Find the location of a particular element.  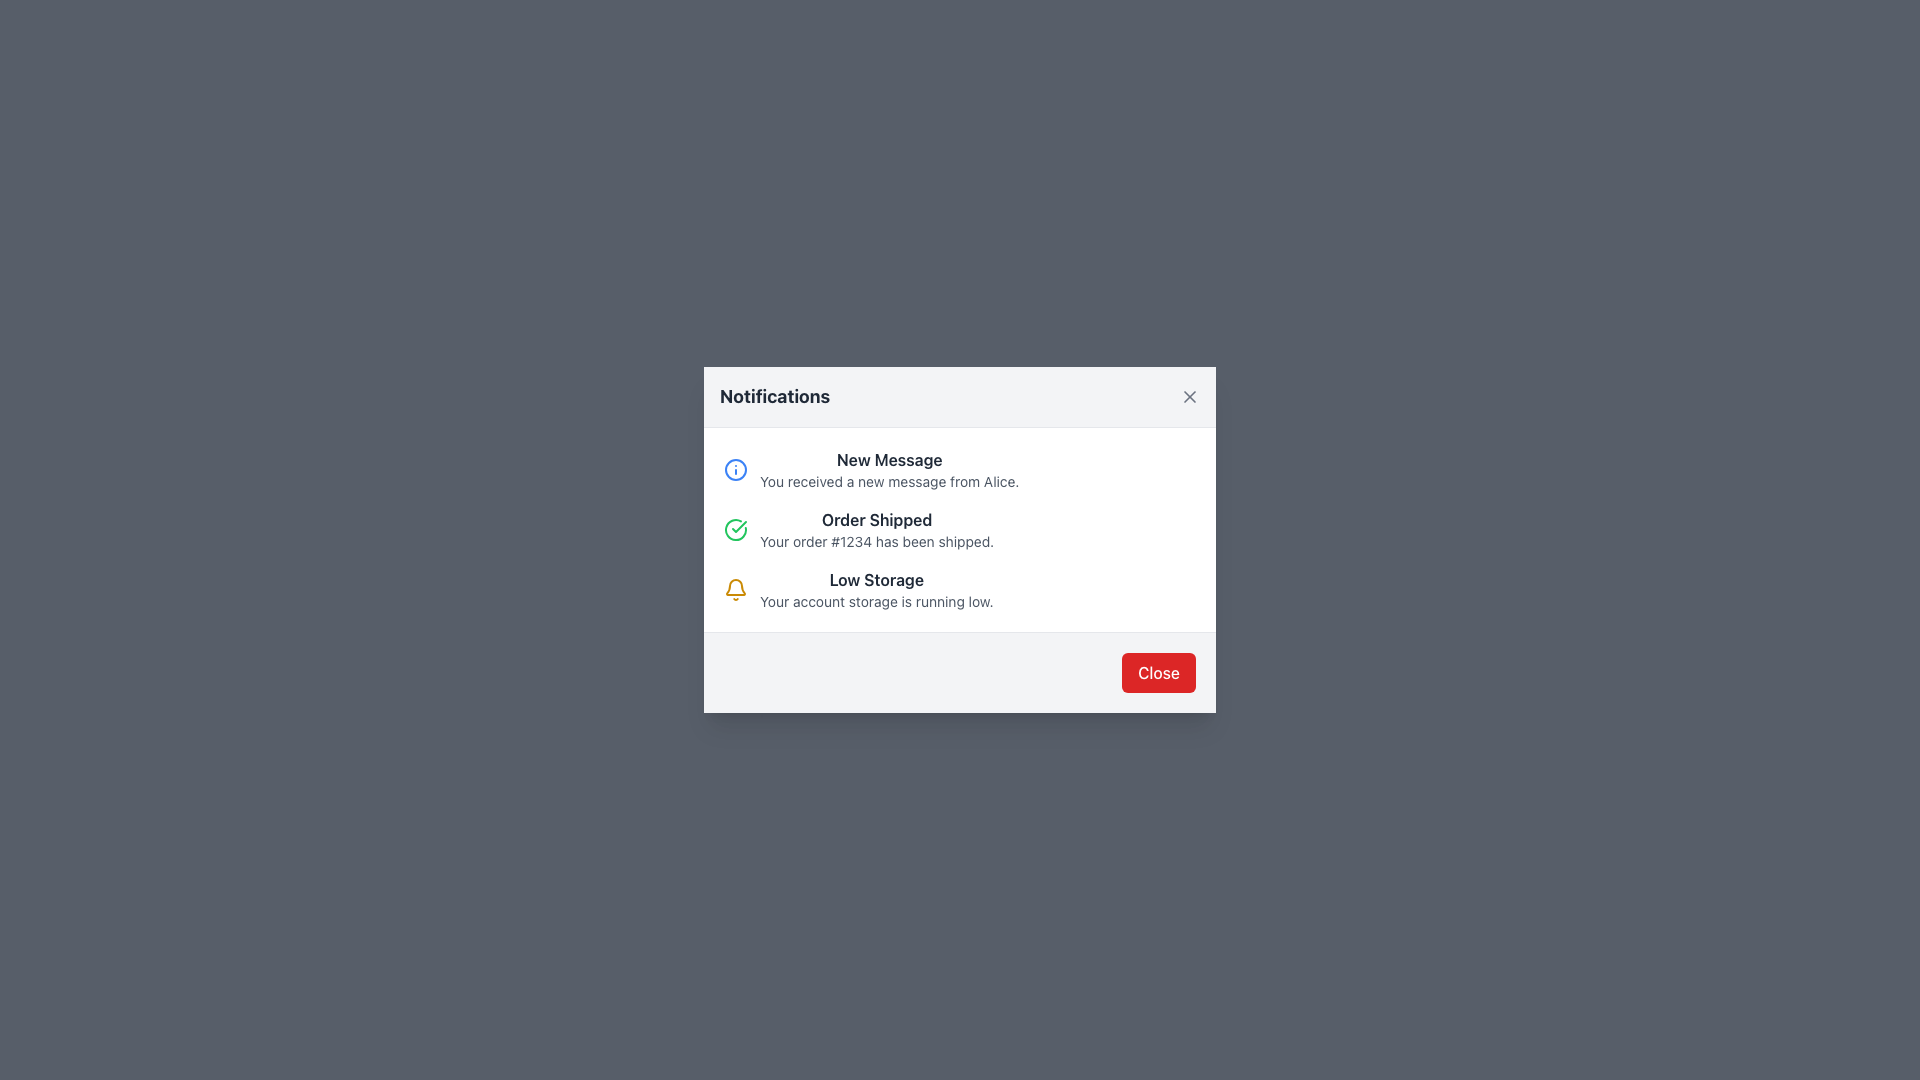

the 'Order Shipped' icon located to the left of the 'Order Shipped' text within the notification card is located at coordinates (734, 528).